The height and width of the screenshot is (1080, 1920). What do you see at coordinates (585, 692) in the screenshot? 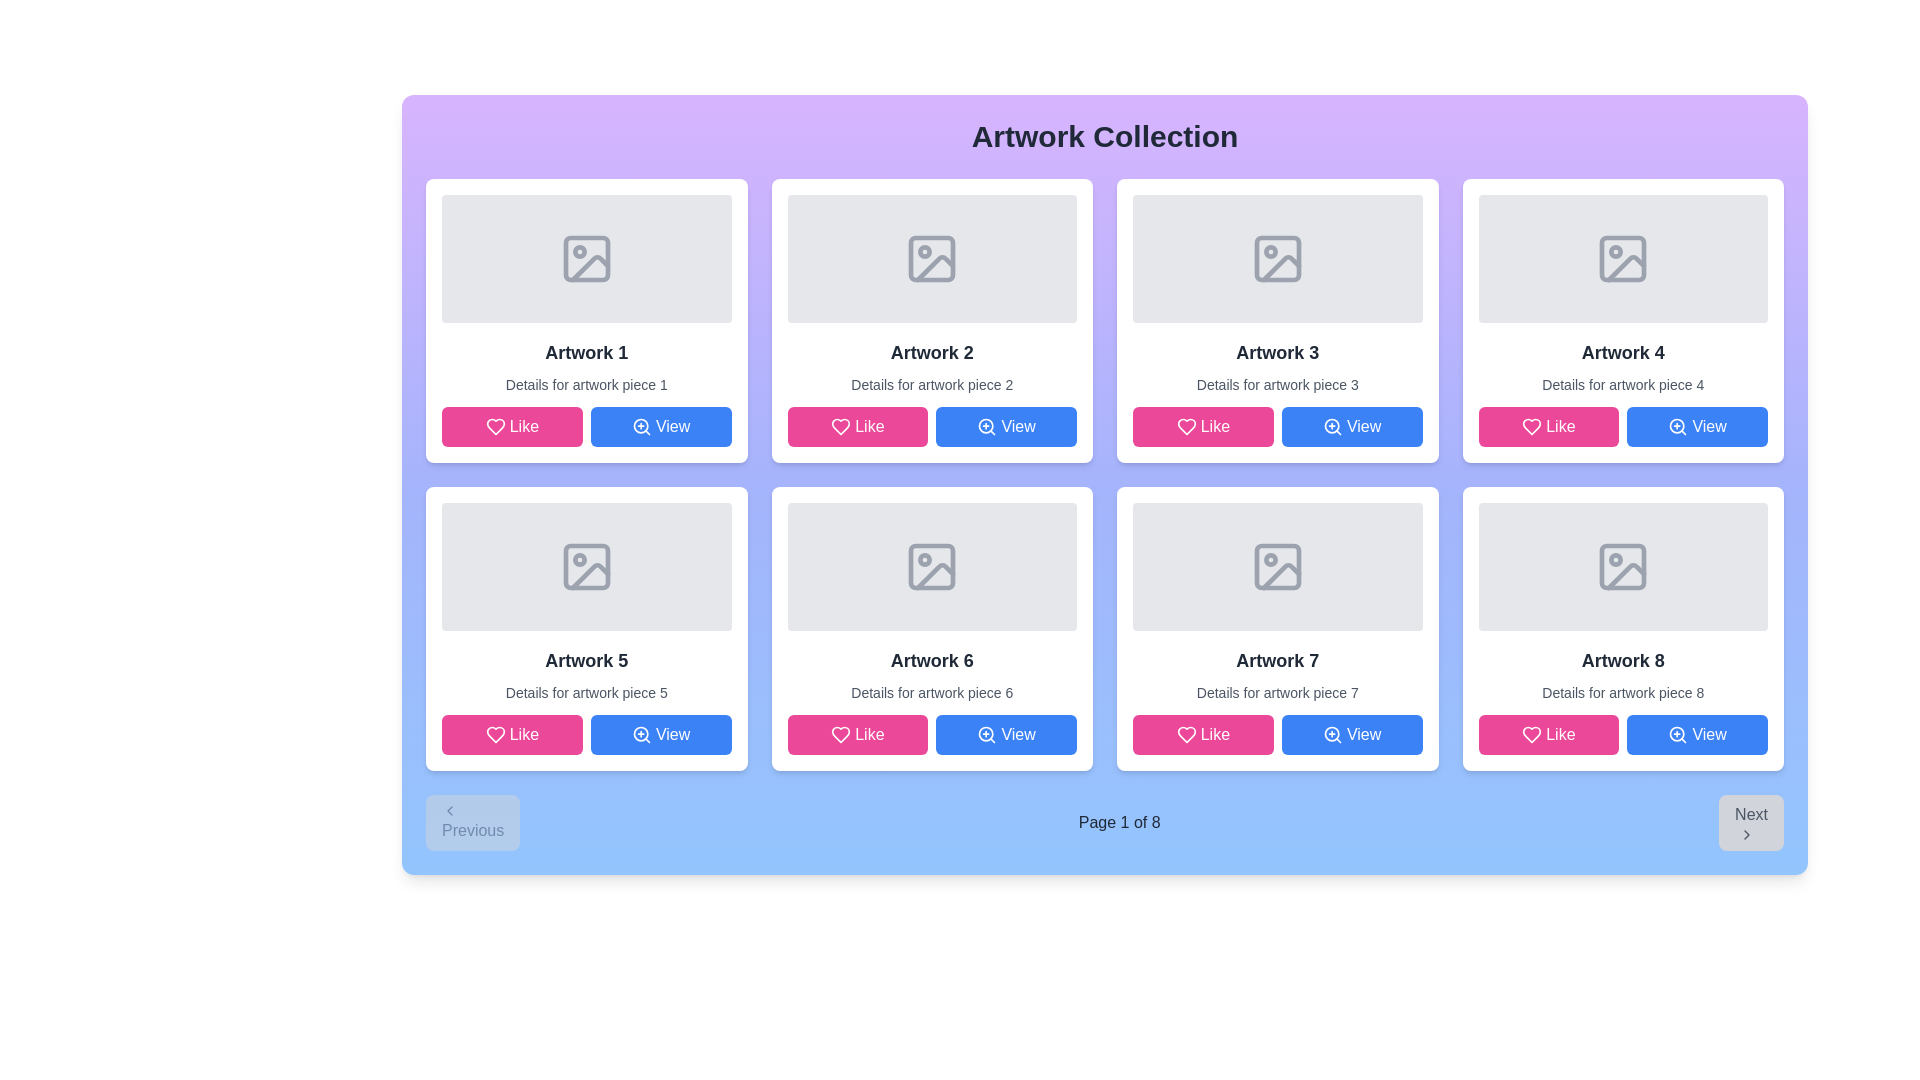
I see `the static text label that reads 'Details for artwork piece 5', located below the heading 'Artwork 5' in the artwork grid` at bounding box center [585, 692].